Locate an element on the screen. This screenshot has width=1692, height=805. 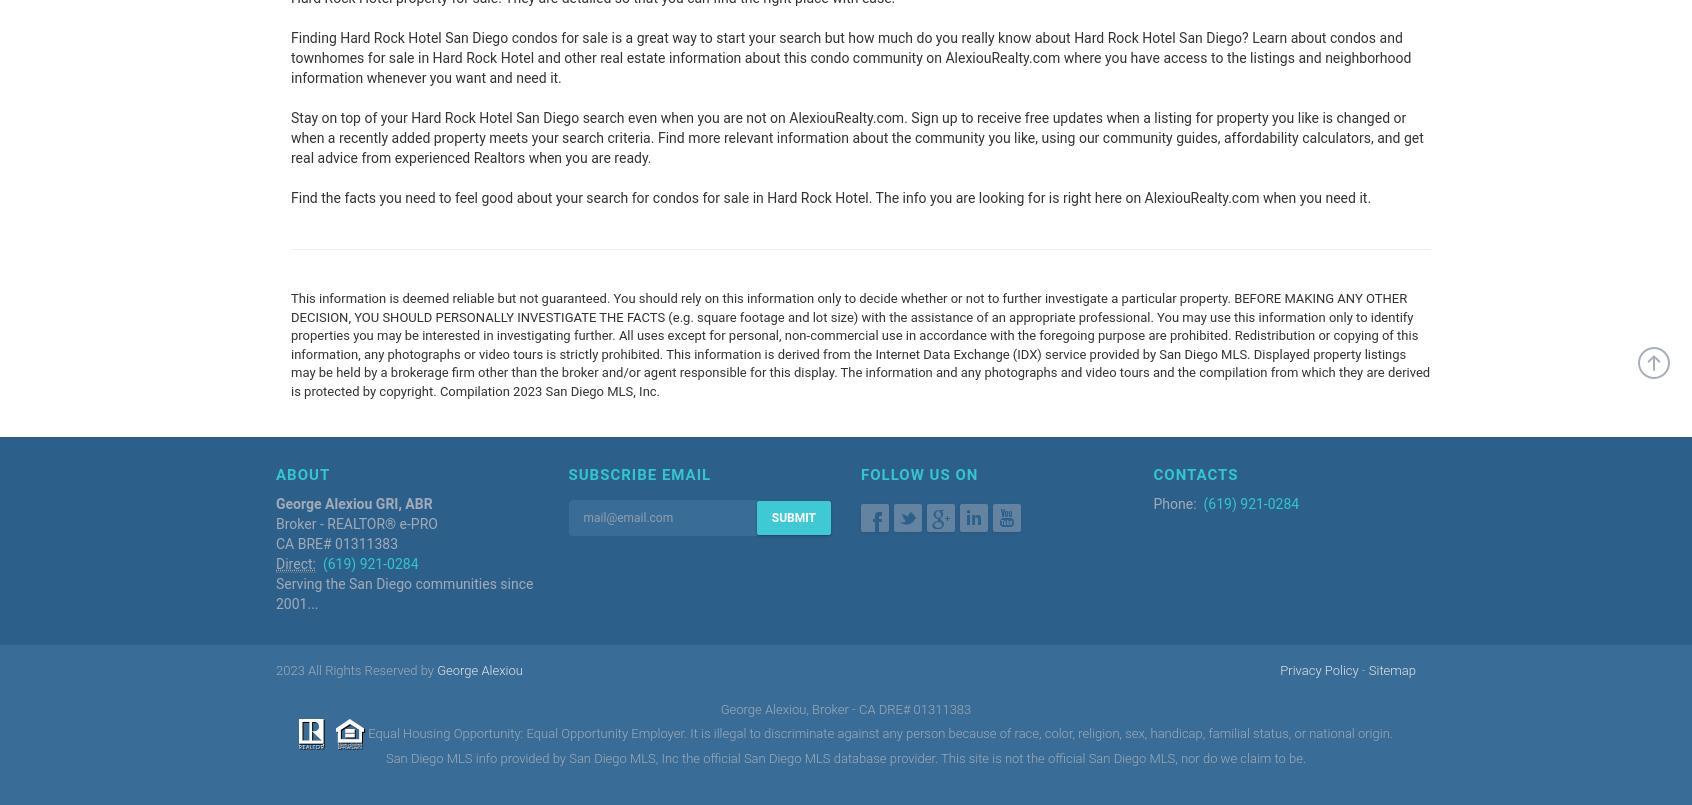
'Privacy Policy' is located at coordinates (1278, 668).